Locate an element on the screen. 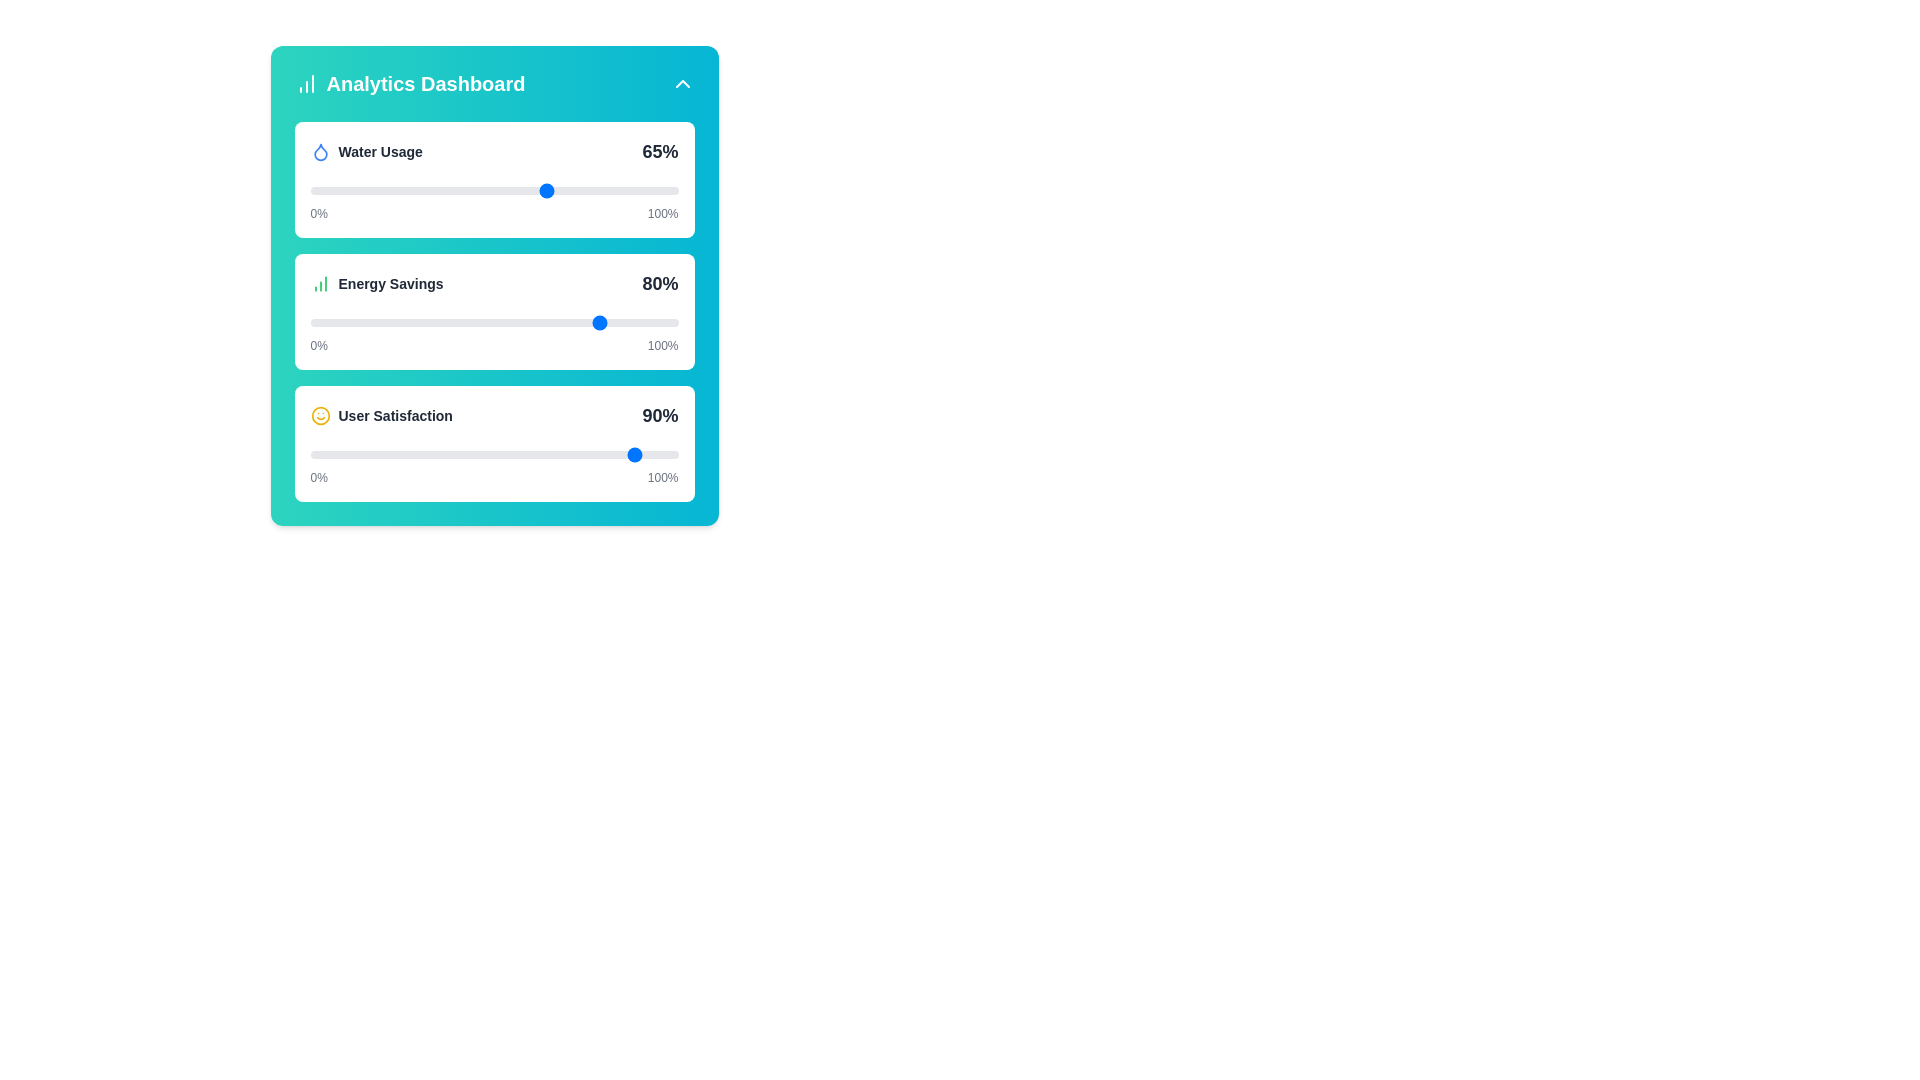  energy savings is located at coordinates (445, 322).